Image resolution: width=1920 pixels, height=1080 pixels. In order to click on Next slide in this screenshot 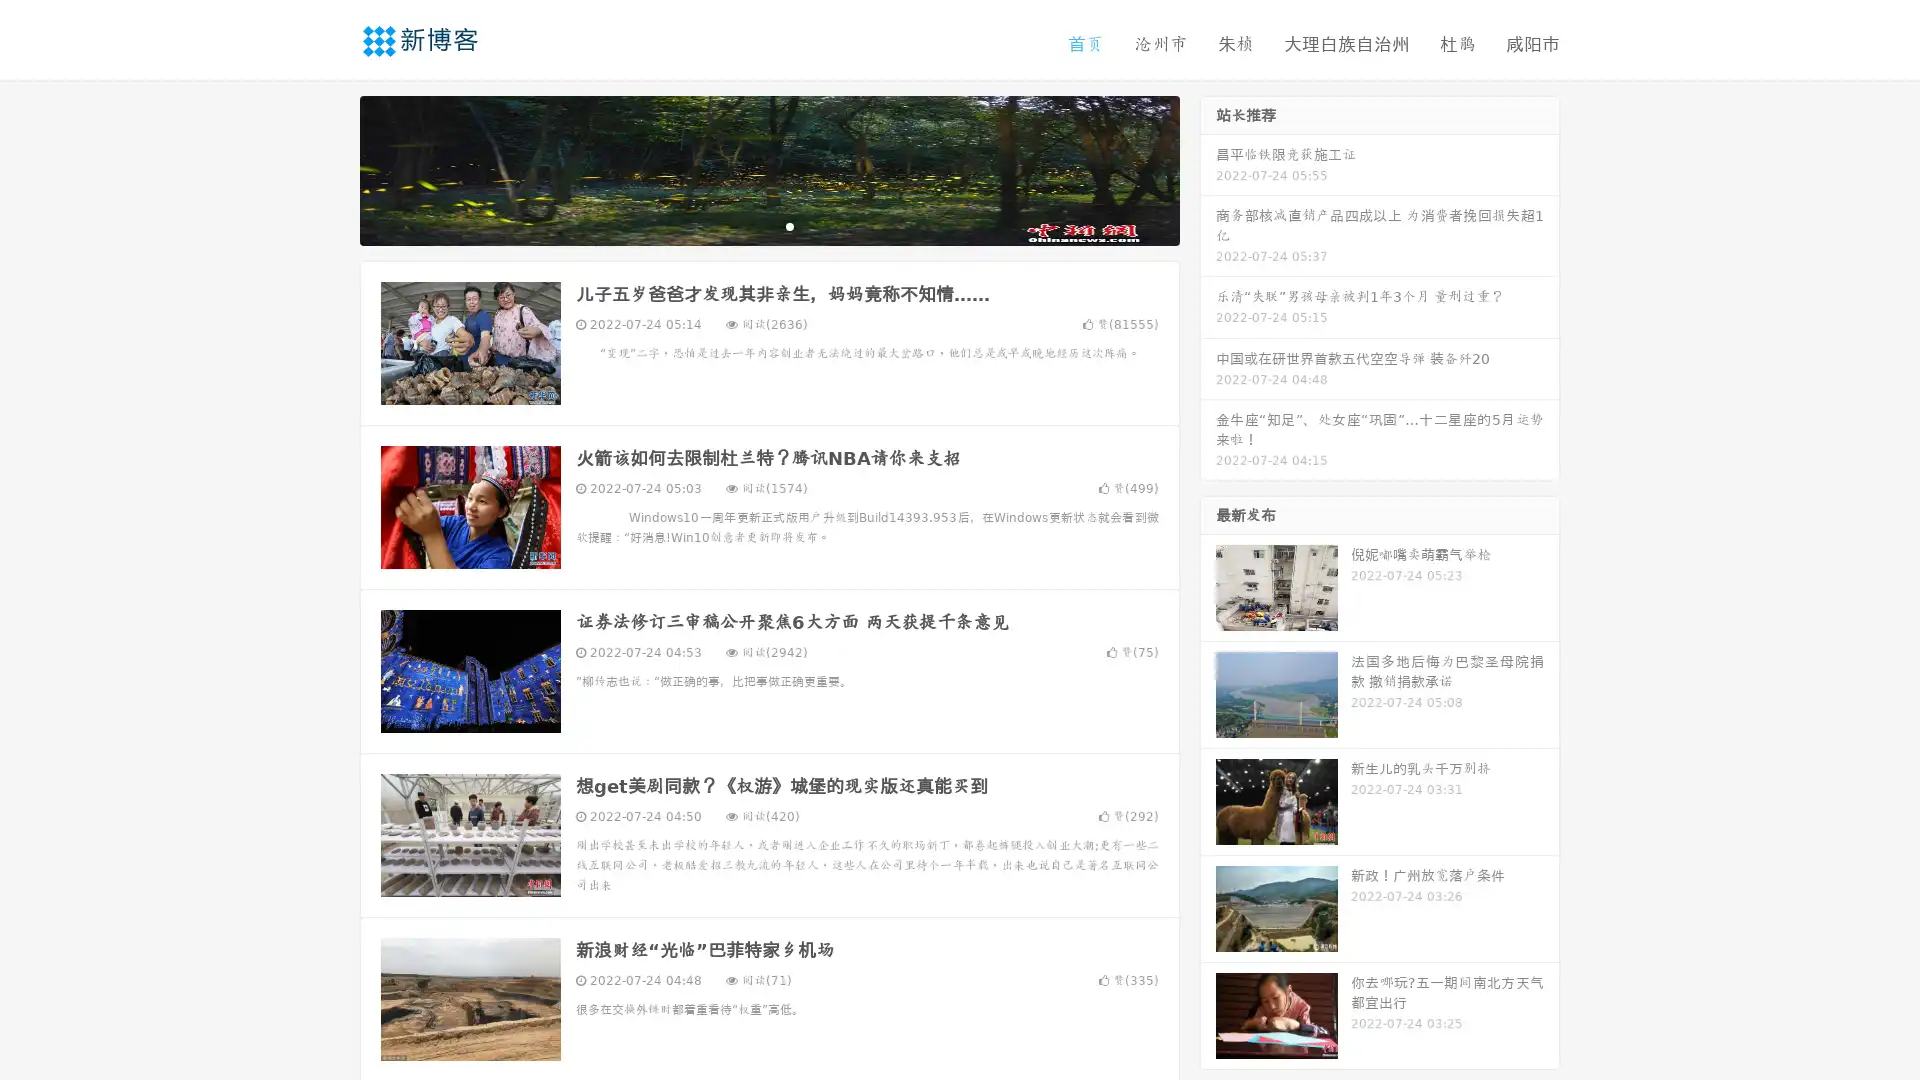, I will do `click(1208, 168)`.